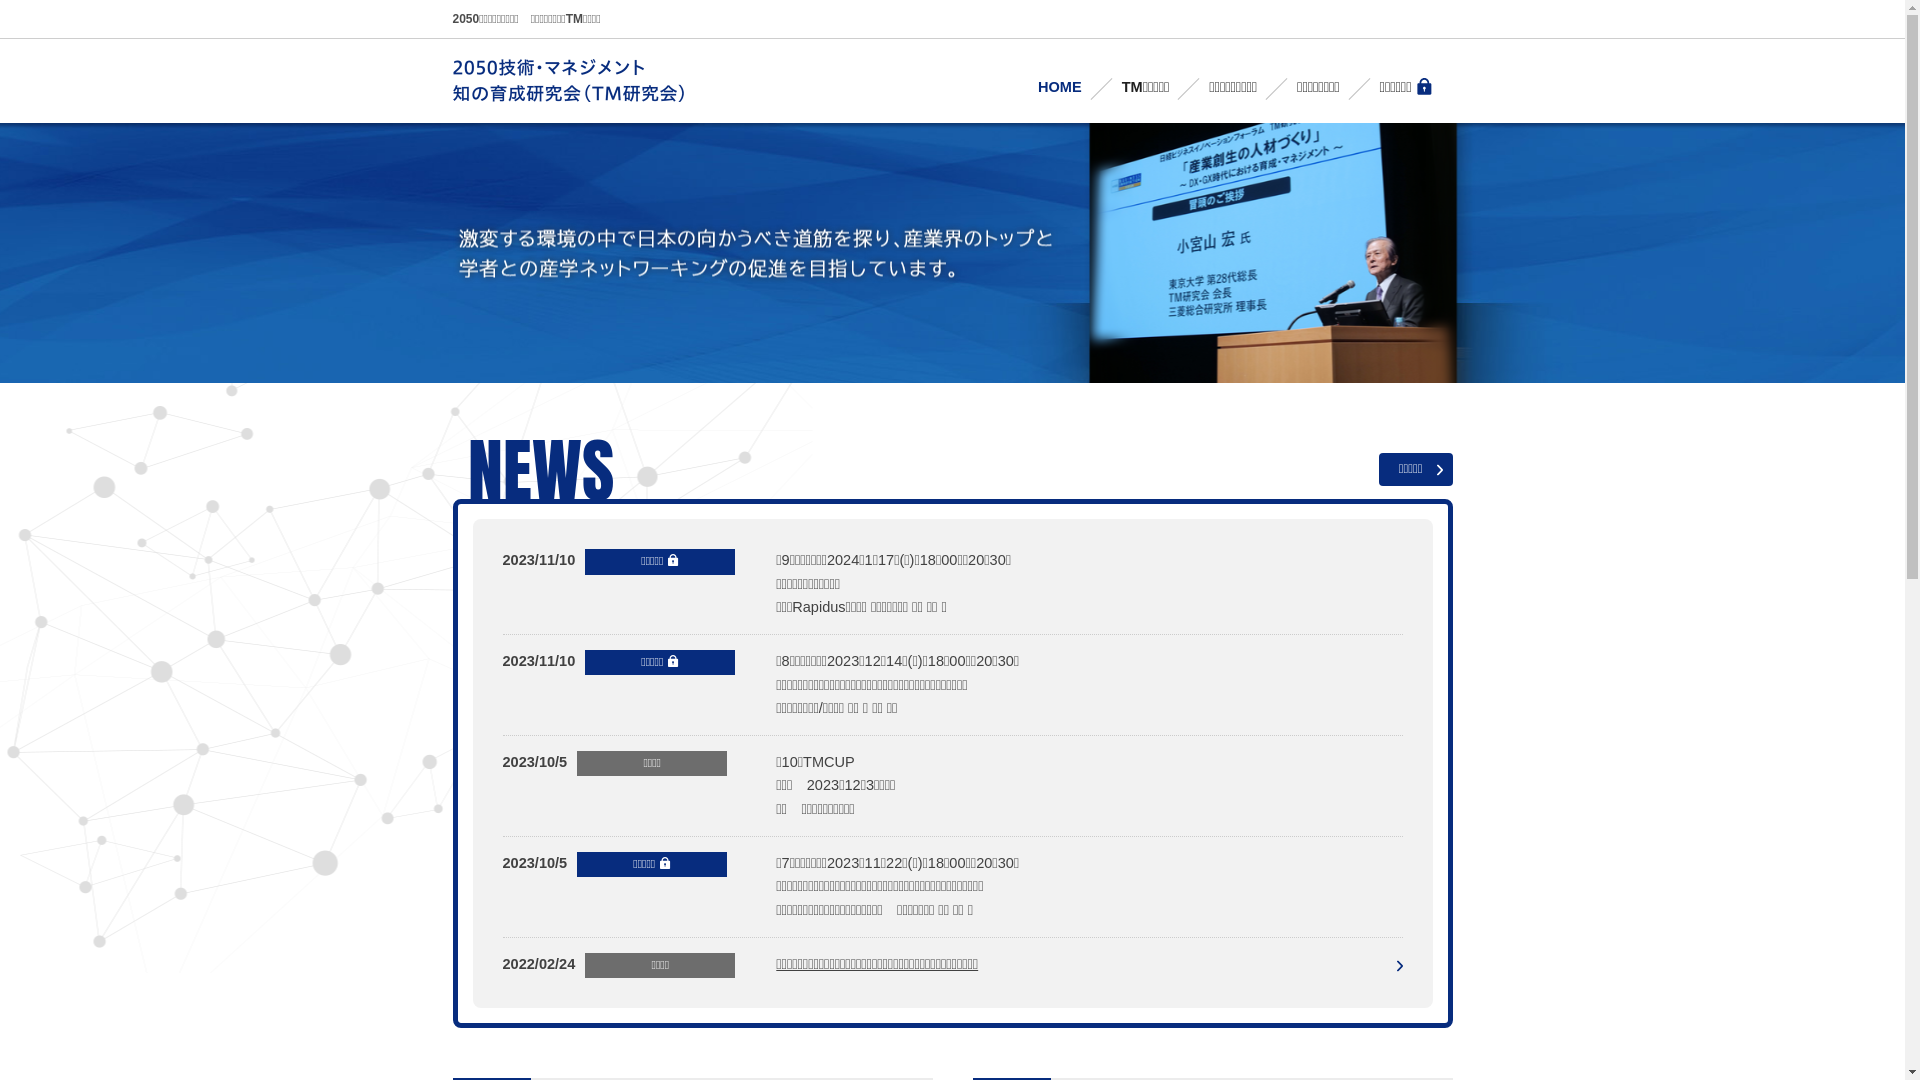 This screenshot has height=1080, width=1920. I want to click on 'HOME', so click(1017, 86).